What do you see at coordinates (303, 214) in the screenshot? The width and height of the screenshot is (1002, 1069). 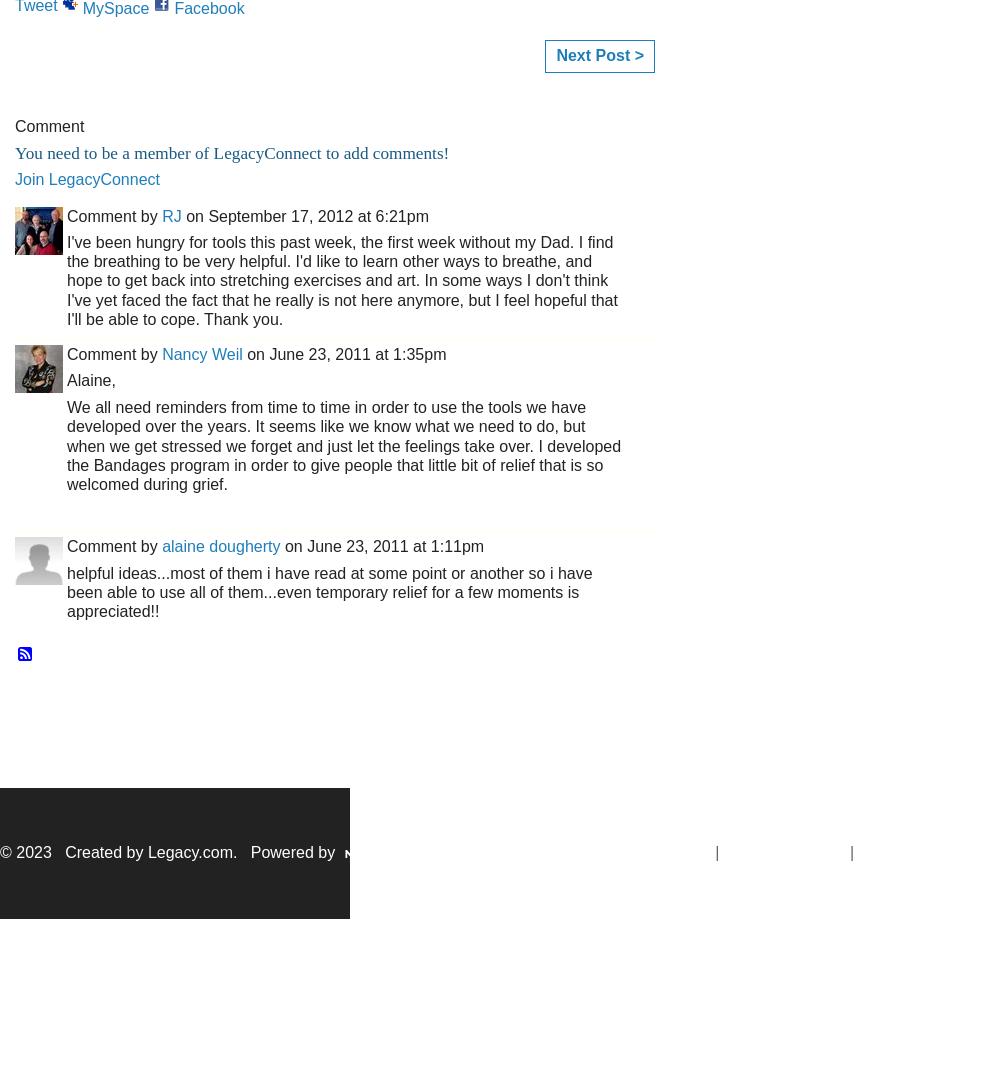 I see `'on September 17, 2012 at 6:21pm'` at bounding box center [303, 214].